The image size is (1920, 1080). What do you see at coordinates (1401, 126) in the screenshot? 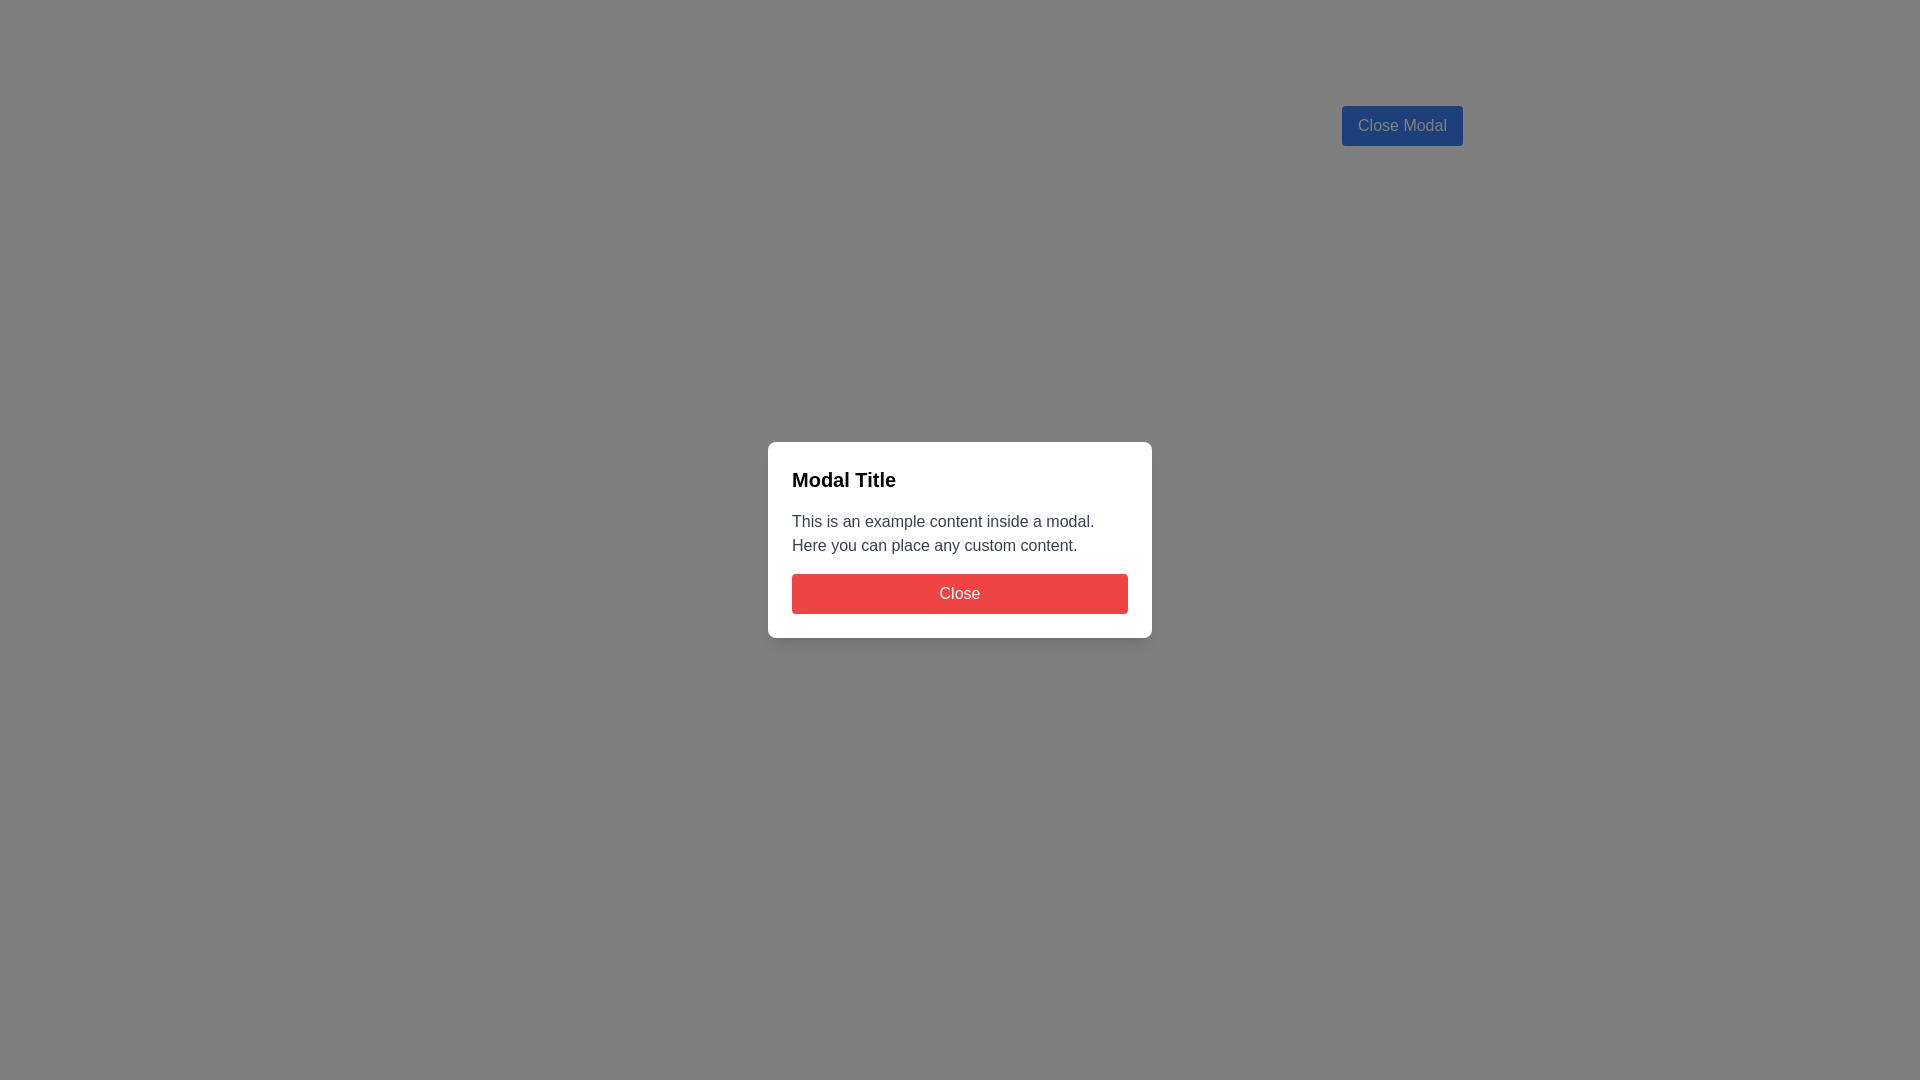
I see `the close button at the top-middle area of the modal` at bounding box center [1401, 126].